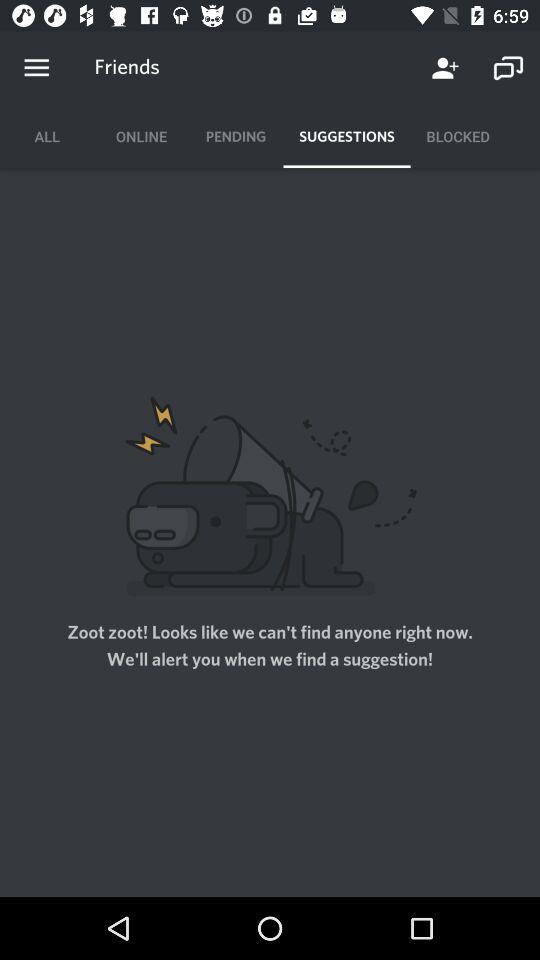 Image resolution: width=540 pixels, height=960 pixels. What do you see at coordinates (36, 68) in the screenshot?
I see `open additional sections` at bounding box center [36, 68].